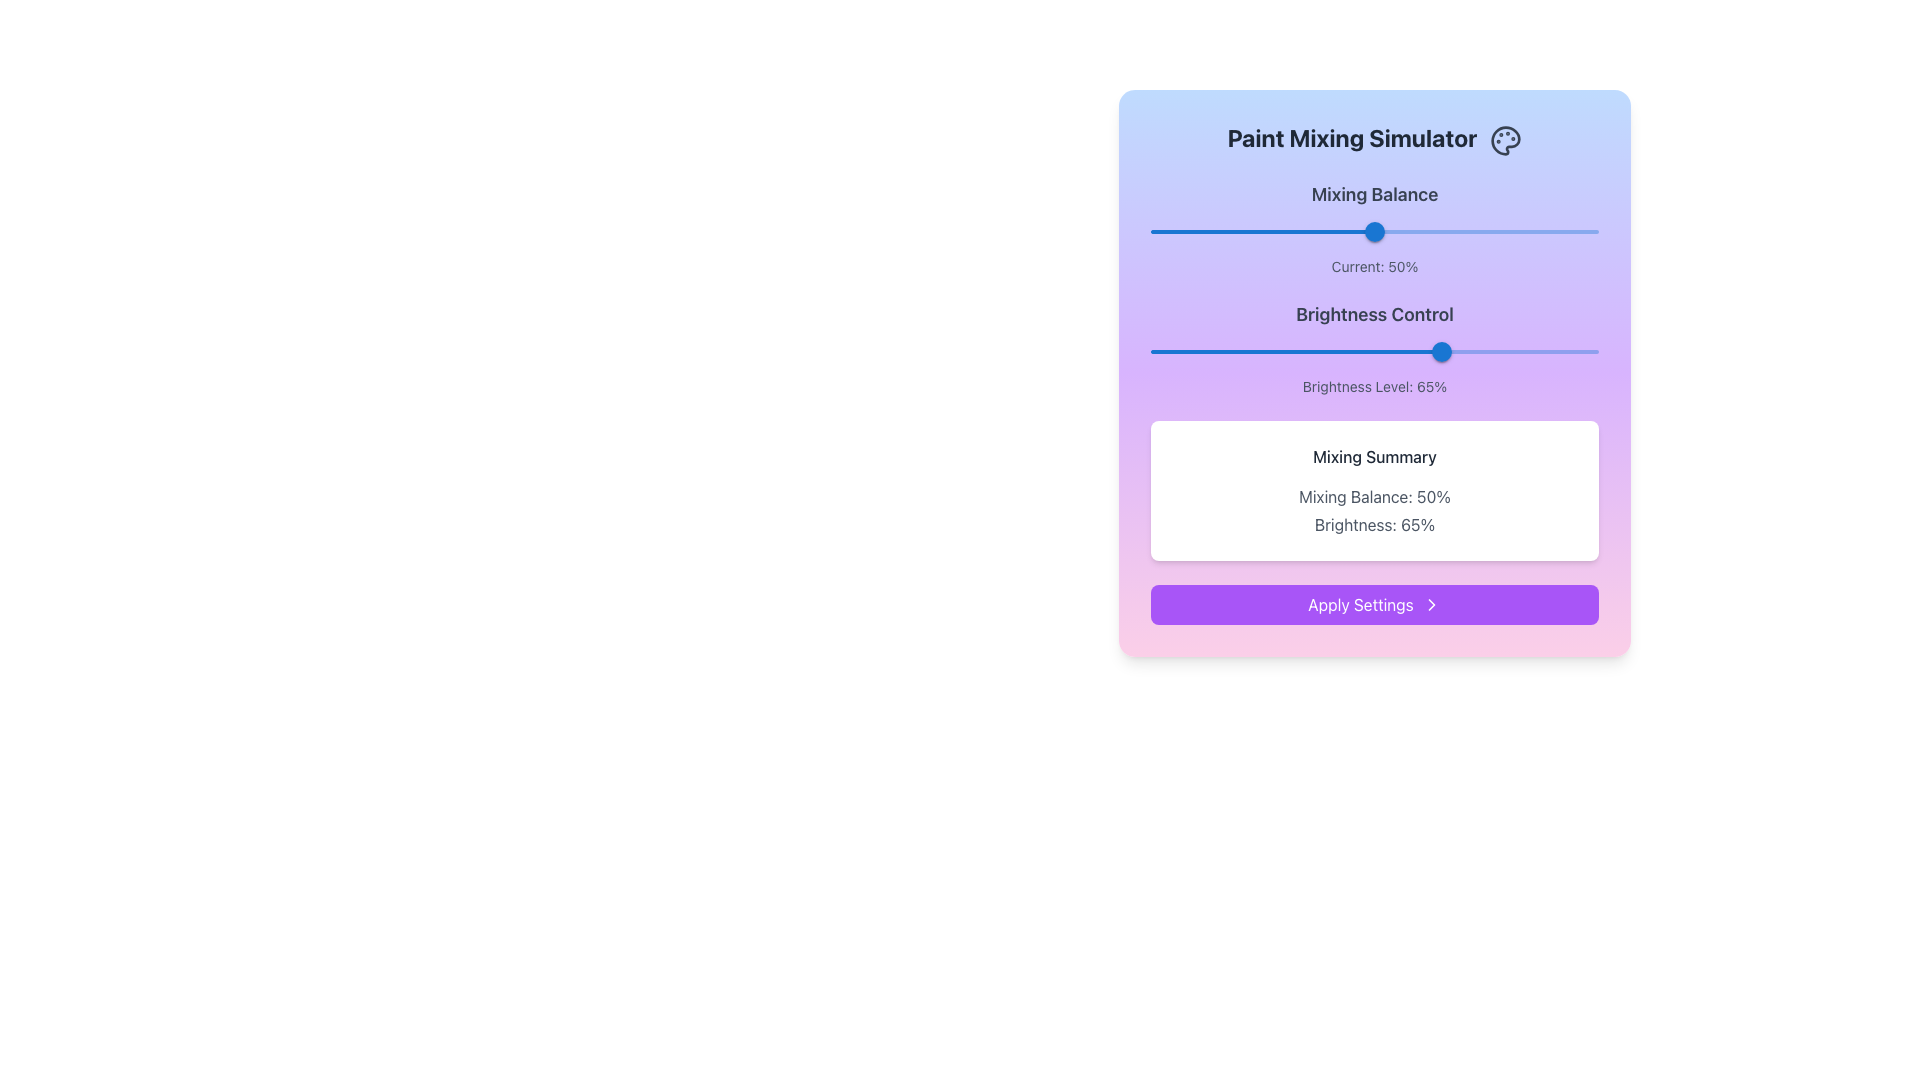 This screenshot has height=1080, width=1920. I want to click on the mixing balance, so click(1244, 230).